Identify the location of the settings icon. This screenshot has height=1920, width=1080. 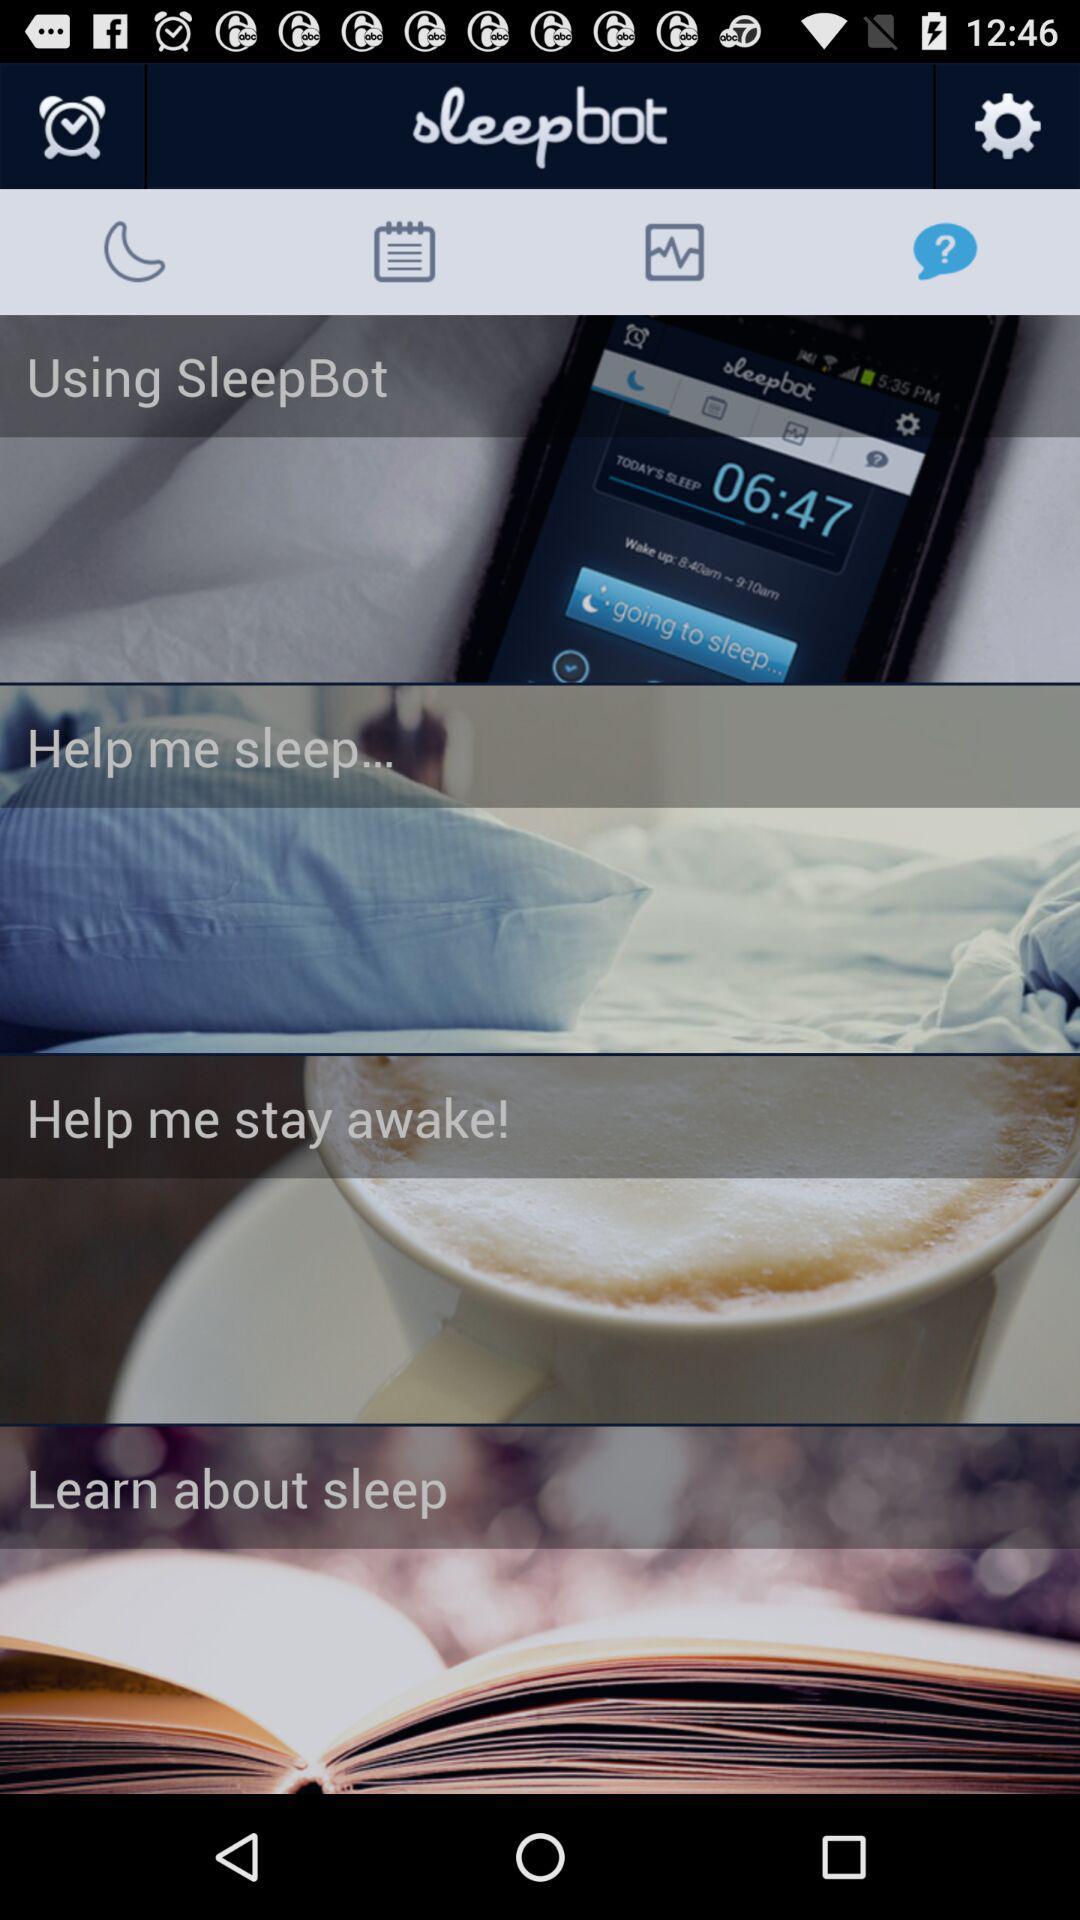
(1006, 135).